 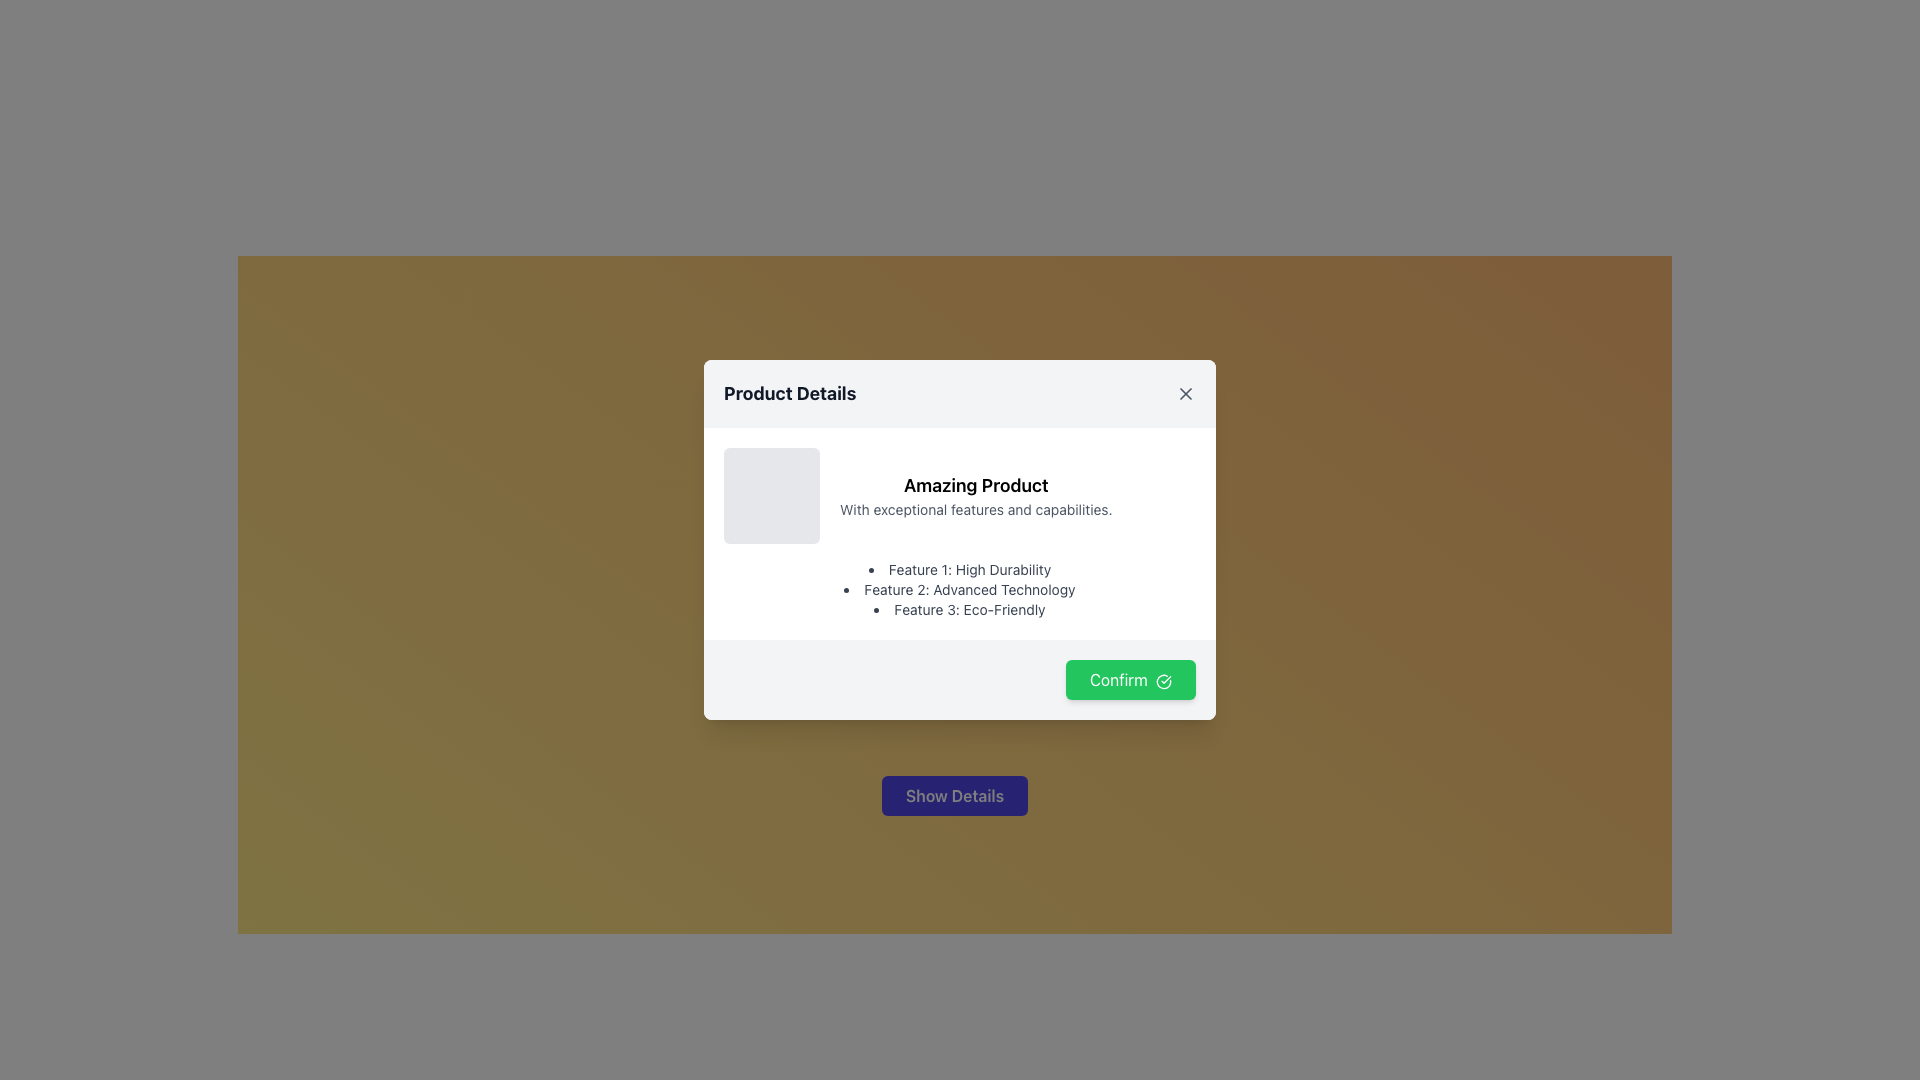 I want to click on the 'X' button in the upper-right corner of the 'Product Details' header, so click(x=1185, y=393).